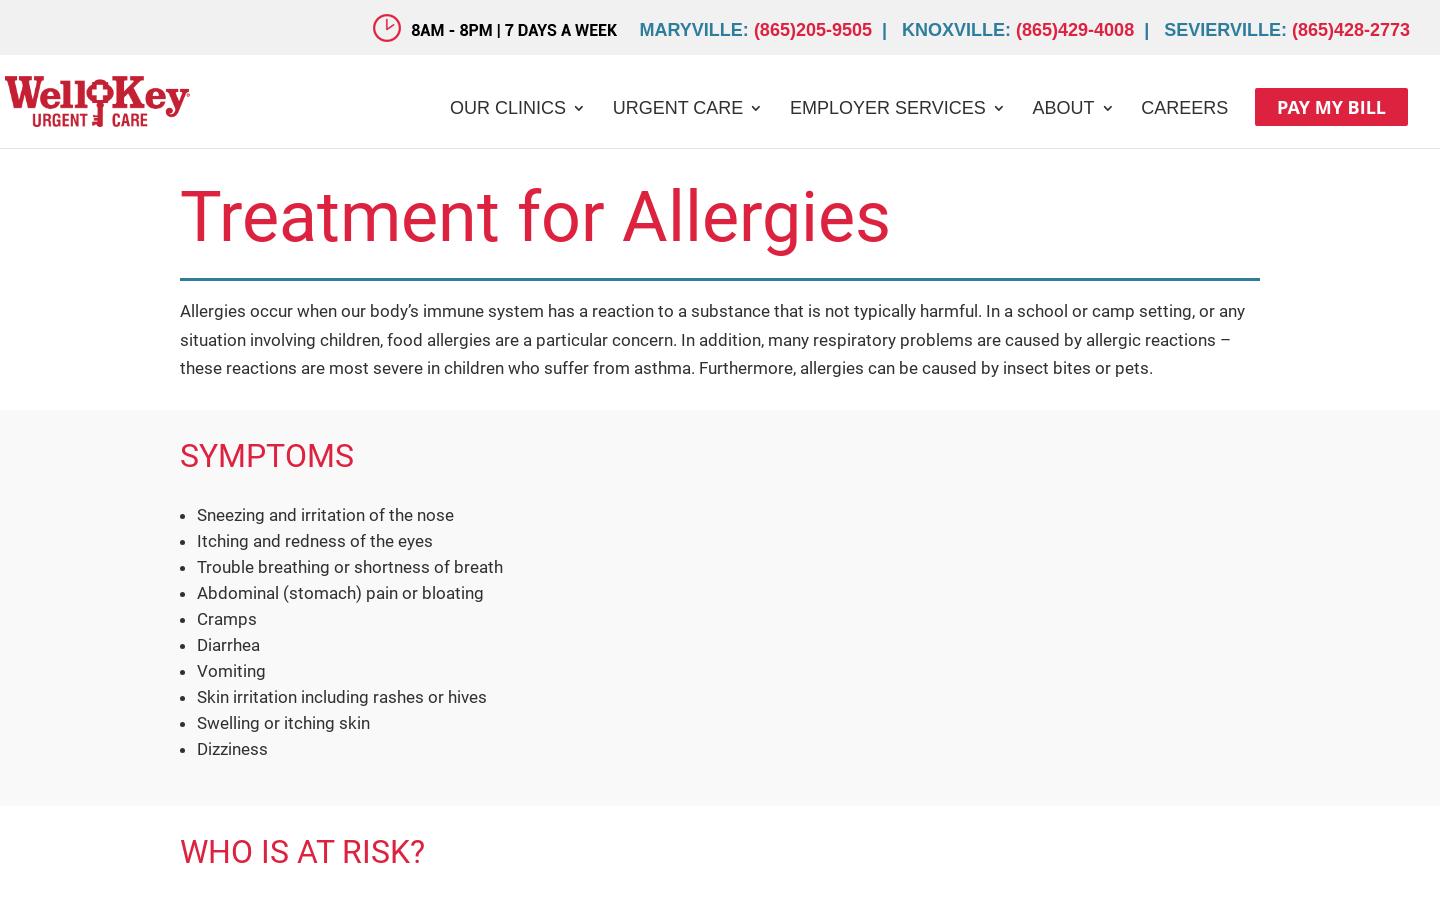  Describe the element at coordinates (736, 283) in the screenshot. I see `'School & Sports Physicals'` at that location.